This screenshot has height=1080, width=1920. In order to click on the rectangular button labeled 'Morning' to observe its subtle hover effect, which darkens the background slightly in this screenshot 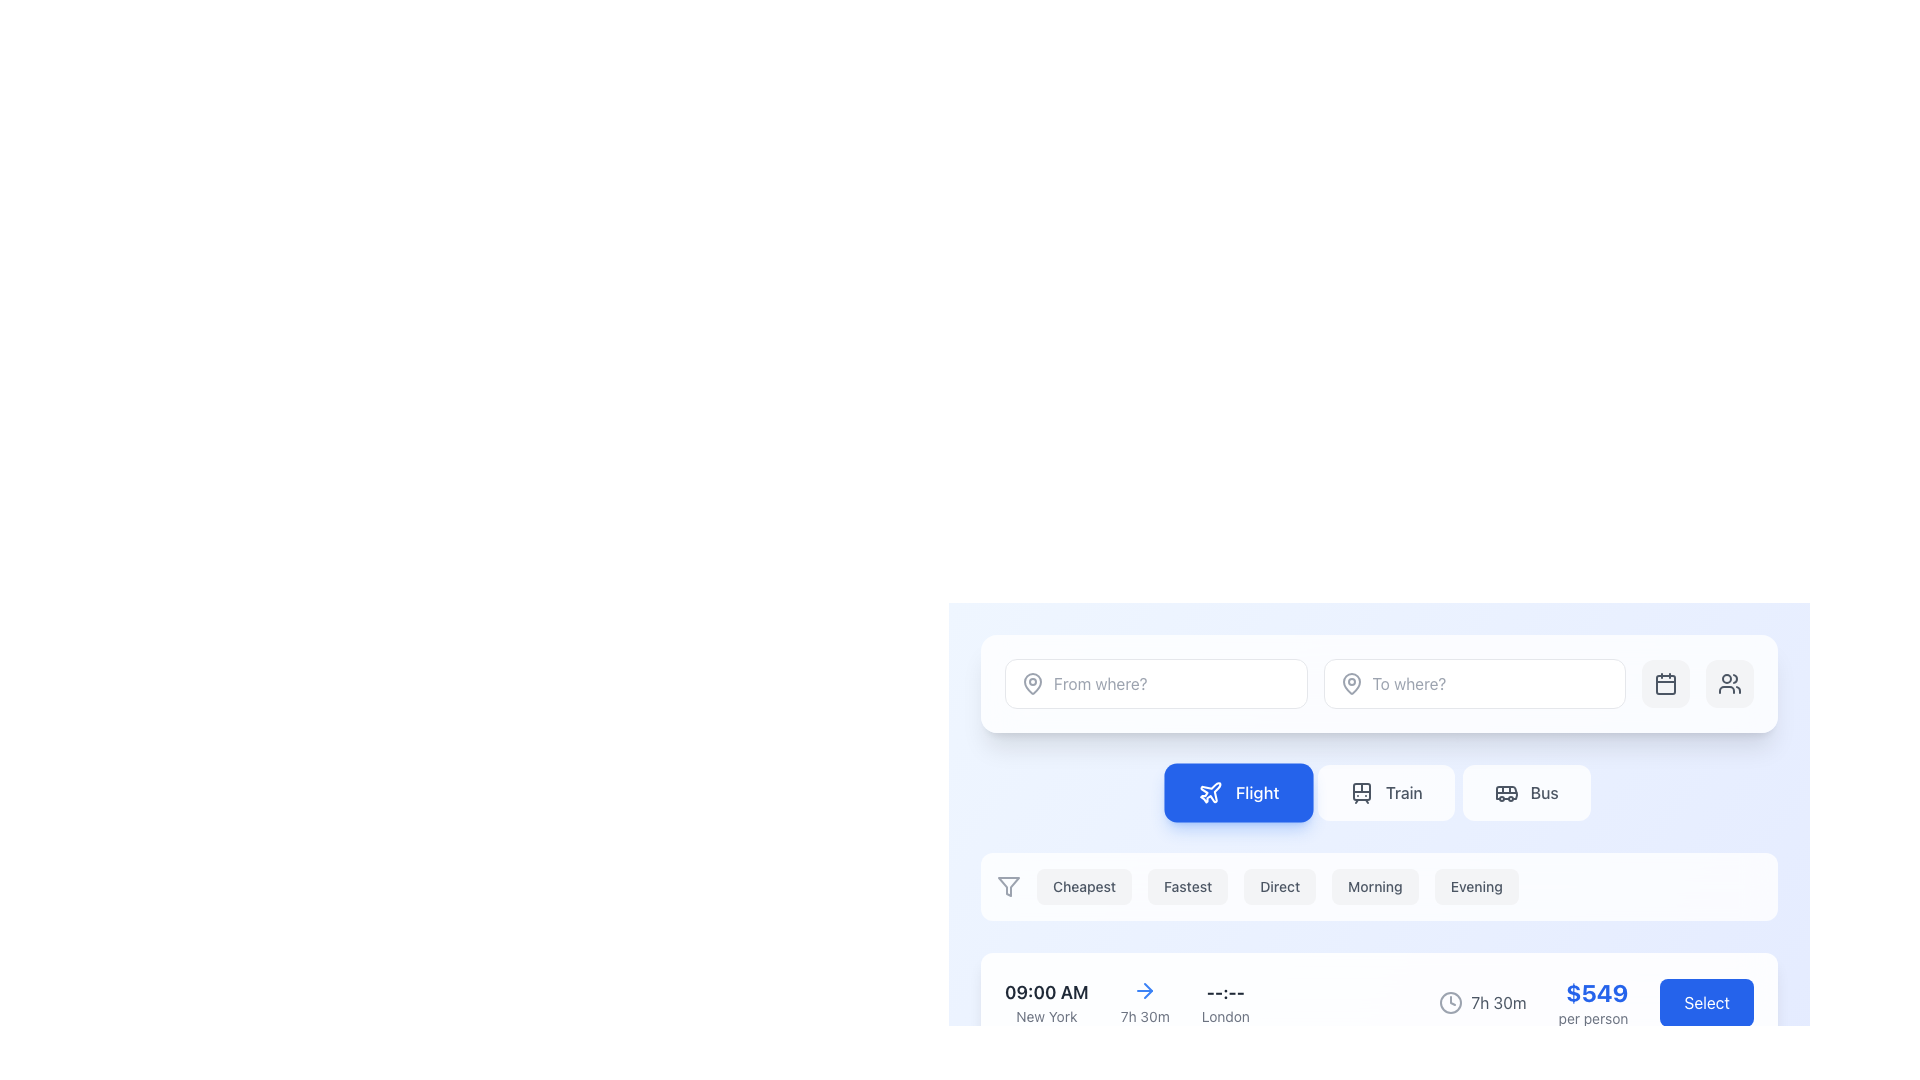, I will do `click(1374, 886)`.